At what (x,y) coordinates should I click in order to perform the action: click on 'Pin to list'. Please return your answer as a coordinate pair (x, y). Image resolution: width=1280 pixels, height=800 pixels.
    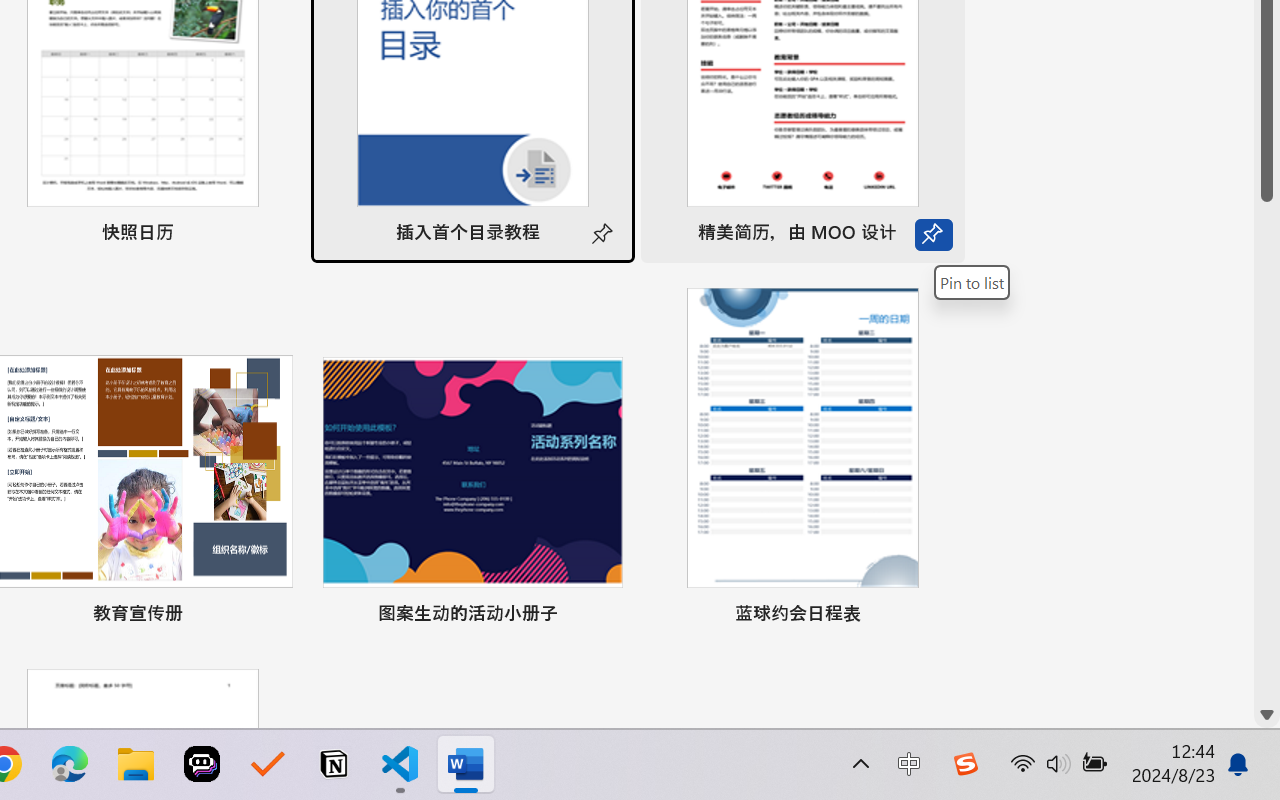
    Looking at the image, I should click on (972, 282).